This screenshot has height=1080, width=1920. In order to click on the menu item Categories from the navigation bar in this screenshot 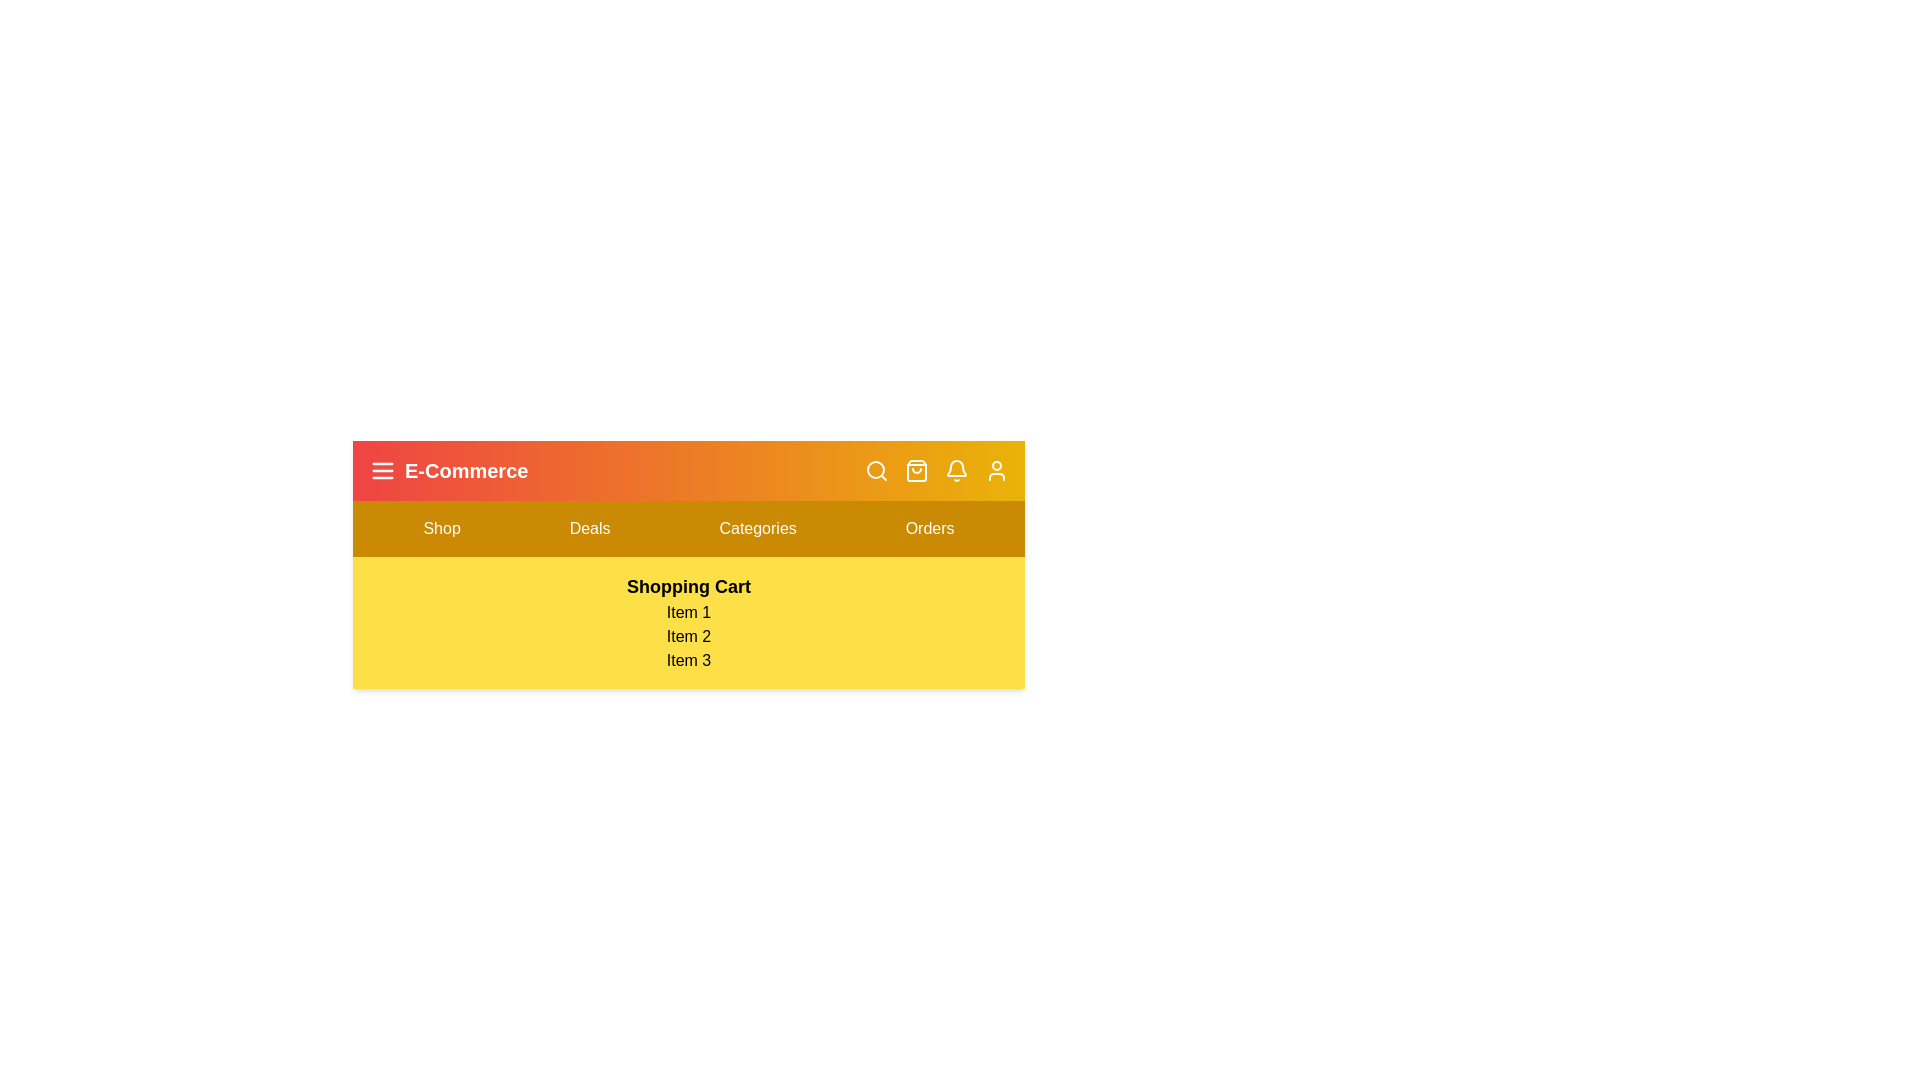, I will do `click(757, 527)`.